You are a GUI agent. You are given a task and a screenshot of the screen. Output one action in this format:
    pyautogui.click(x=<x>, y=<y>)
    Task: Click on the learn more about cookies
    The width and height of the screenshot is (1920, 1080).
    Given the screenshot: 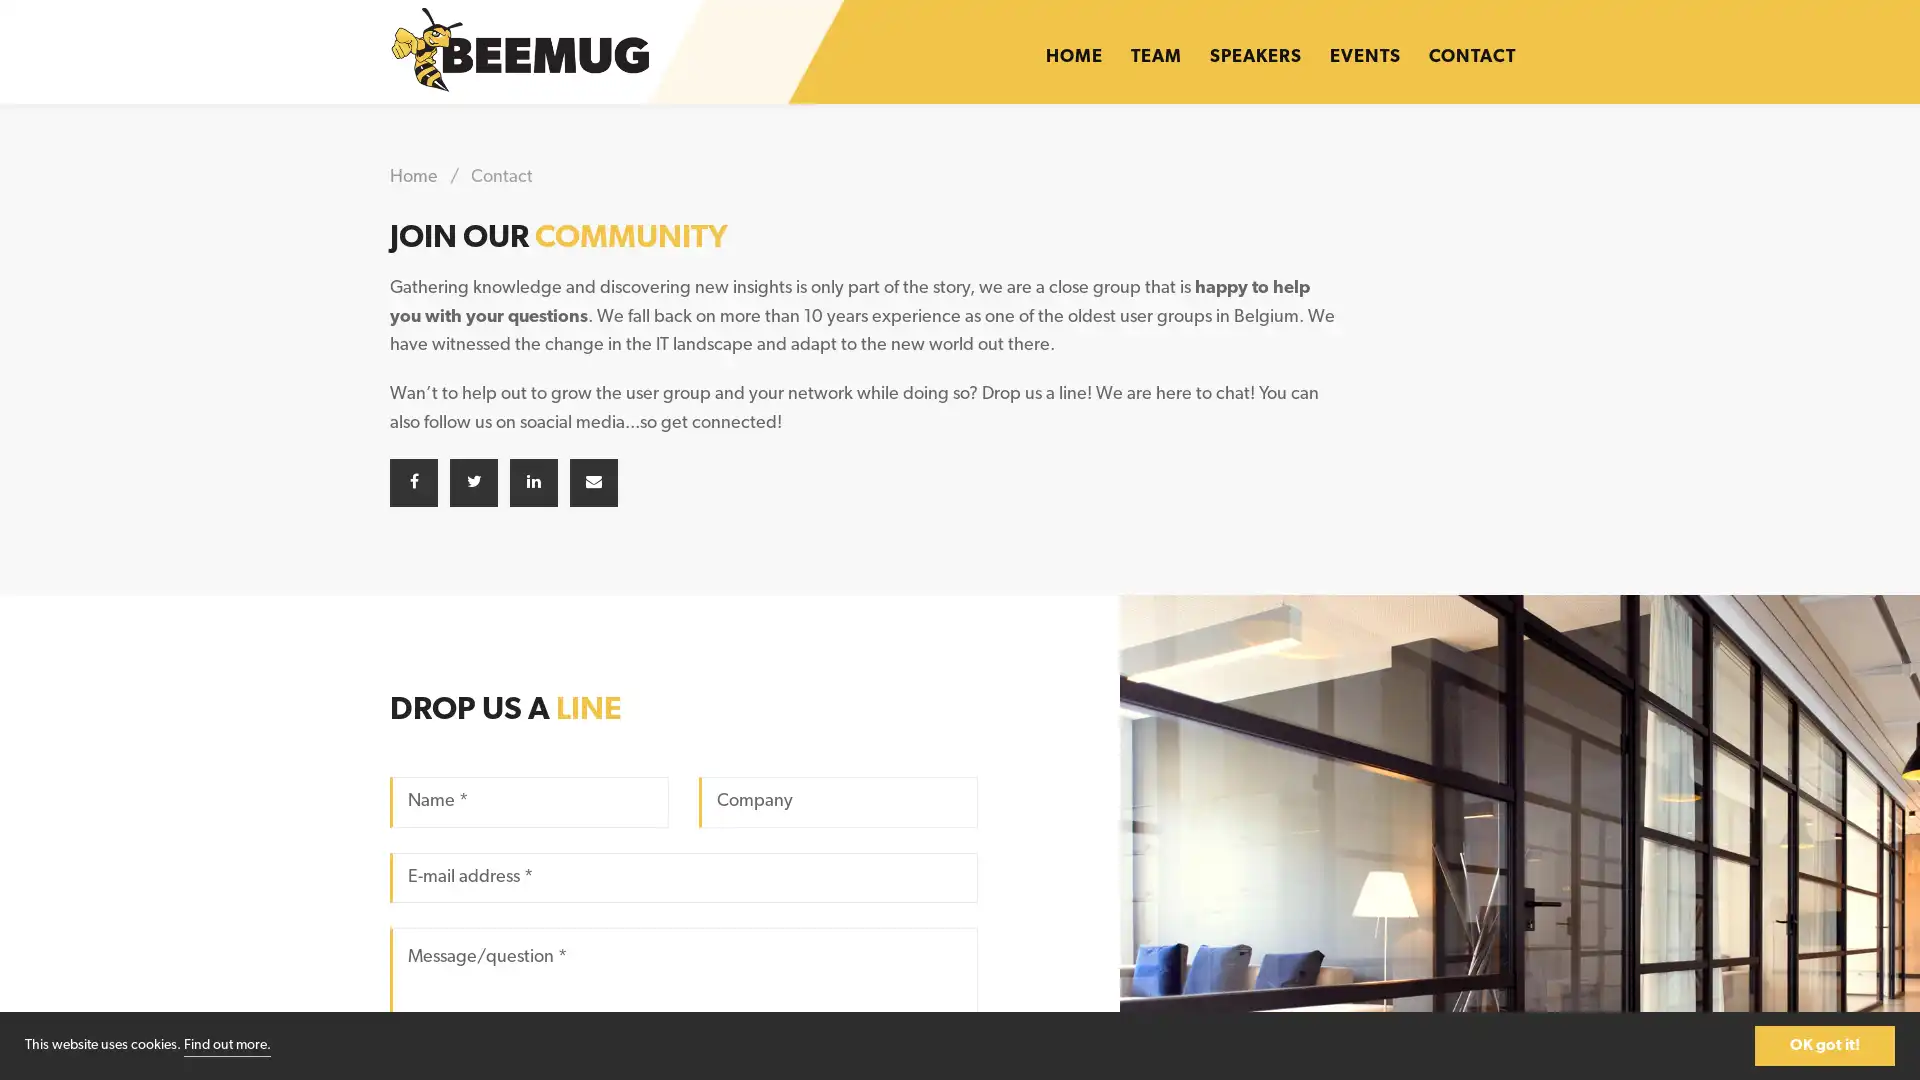 What is the action you would take?
    pyautogui.click(x=227, y=1044)
    